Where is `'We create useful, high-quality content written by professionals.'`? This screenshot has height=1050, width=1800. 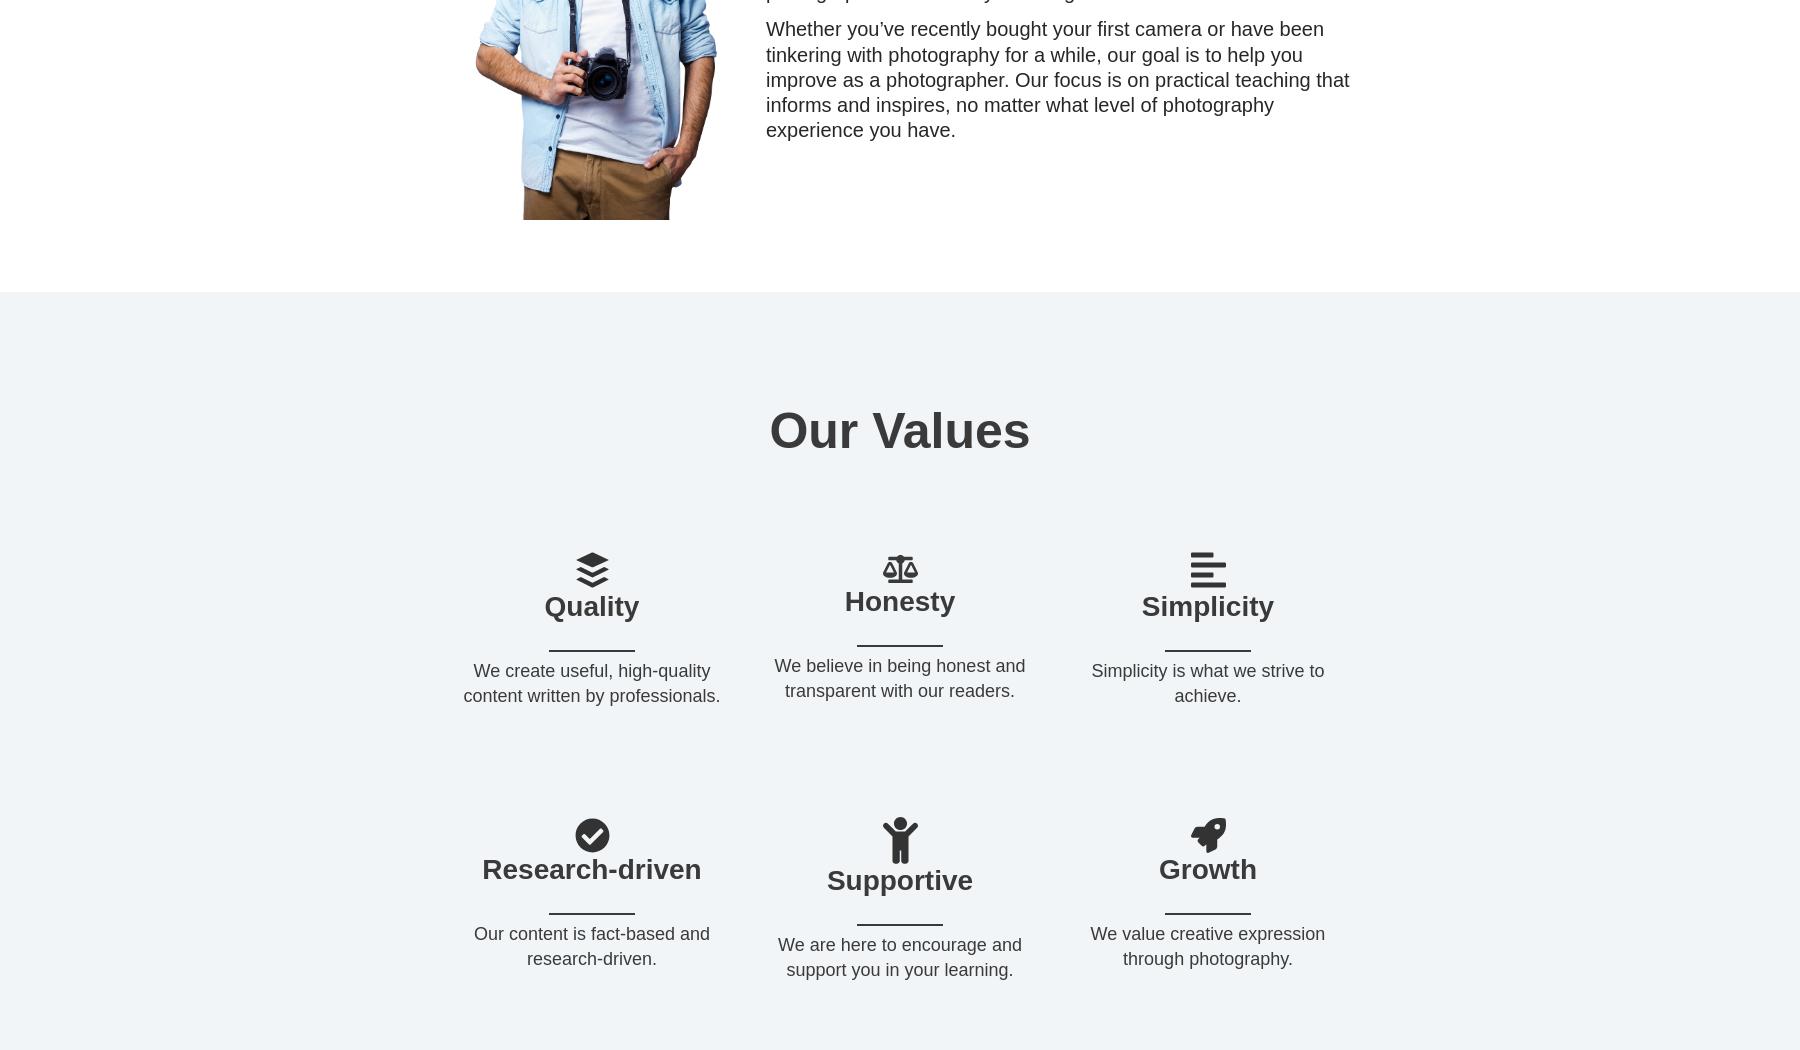
'We create useful, high-quality content written by professionals.' is located at coordinates (591, 683).